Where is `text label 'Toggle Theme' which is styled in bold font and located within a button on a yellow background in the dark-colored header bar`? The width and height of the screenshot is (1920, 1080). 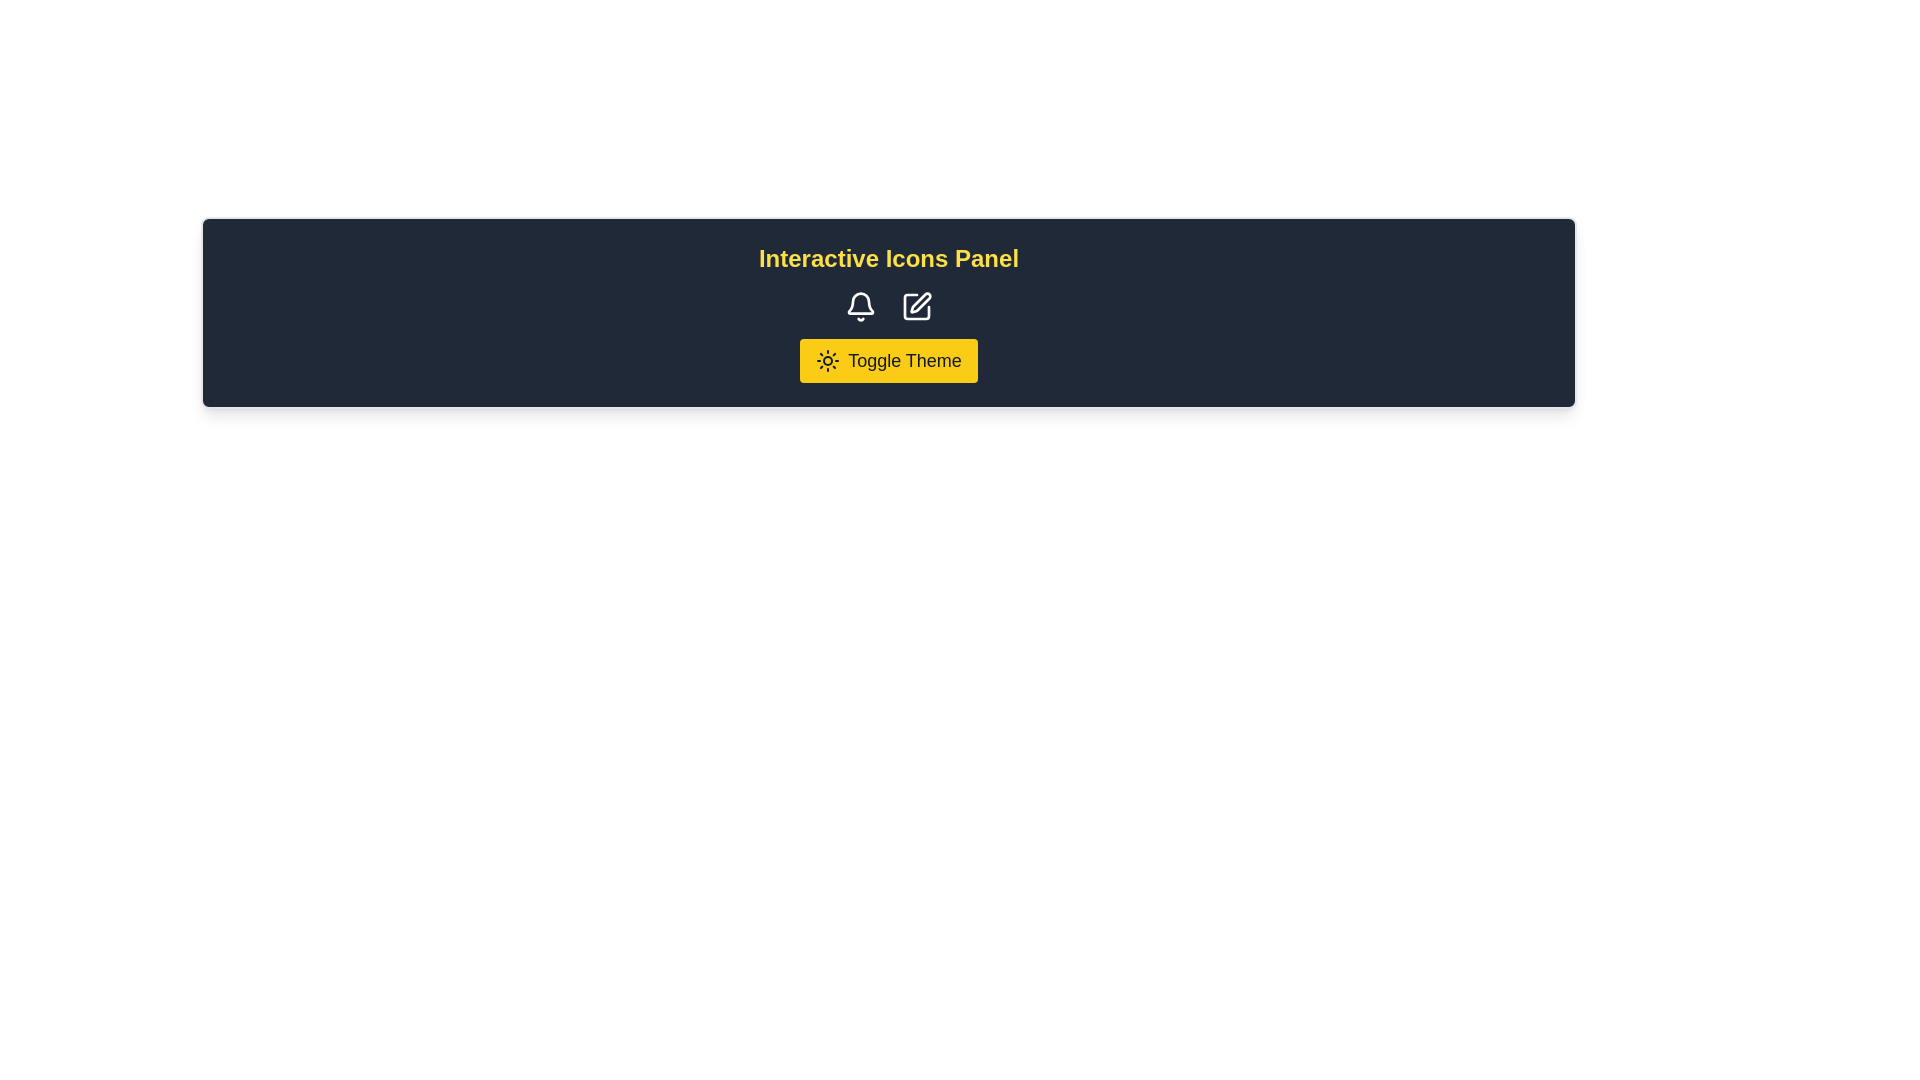 text label 'Toggle Theme' which is styled in bold font and located within a button on a yellow background in the dark-colored header bar is located at coordinates (904, 361).